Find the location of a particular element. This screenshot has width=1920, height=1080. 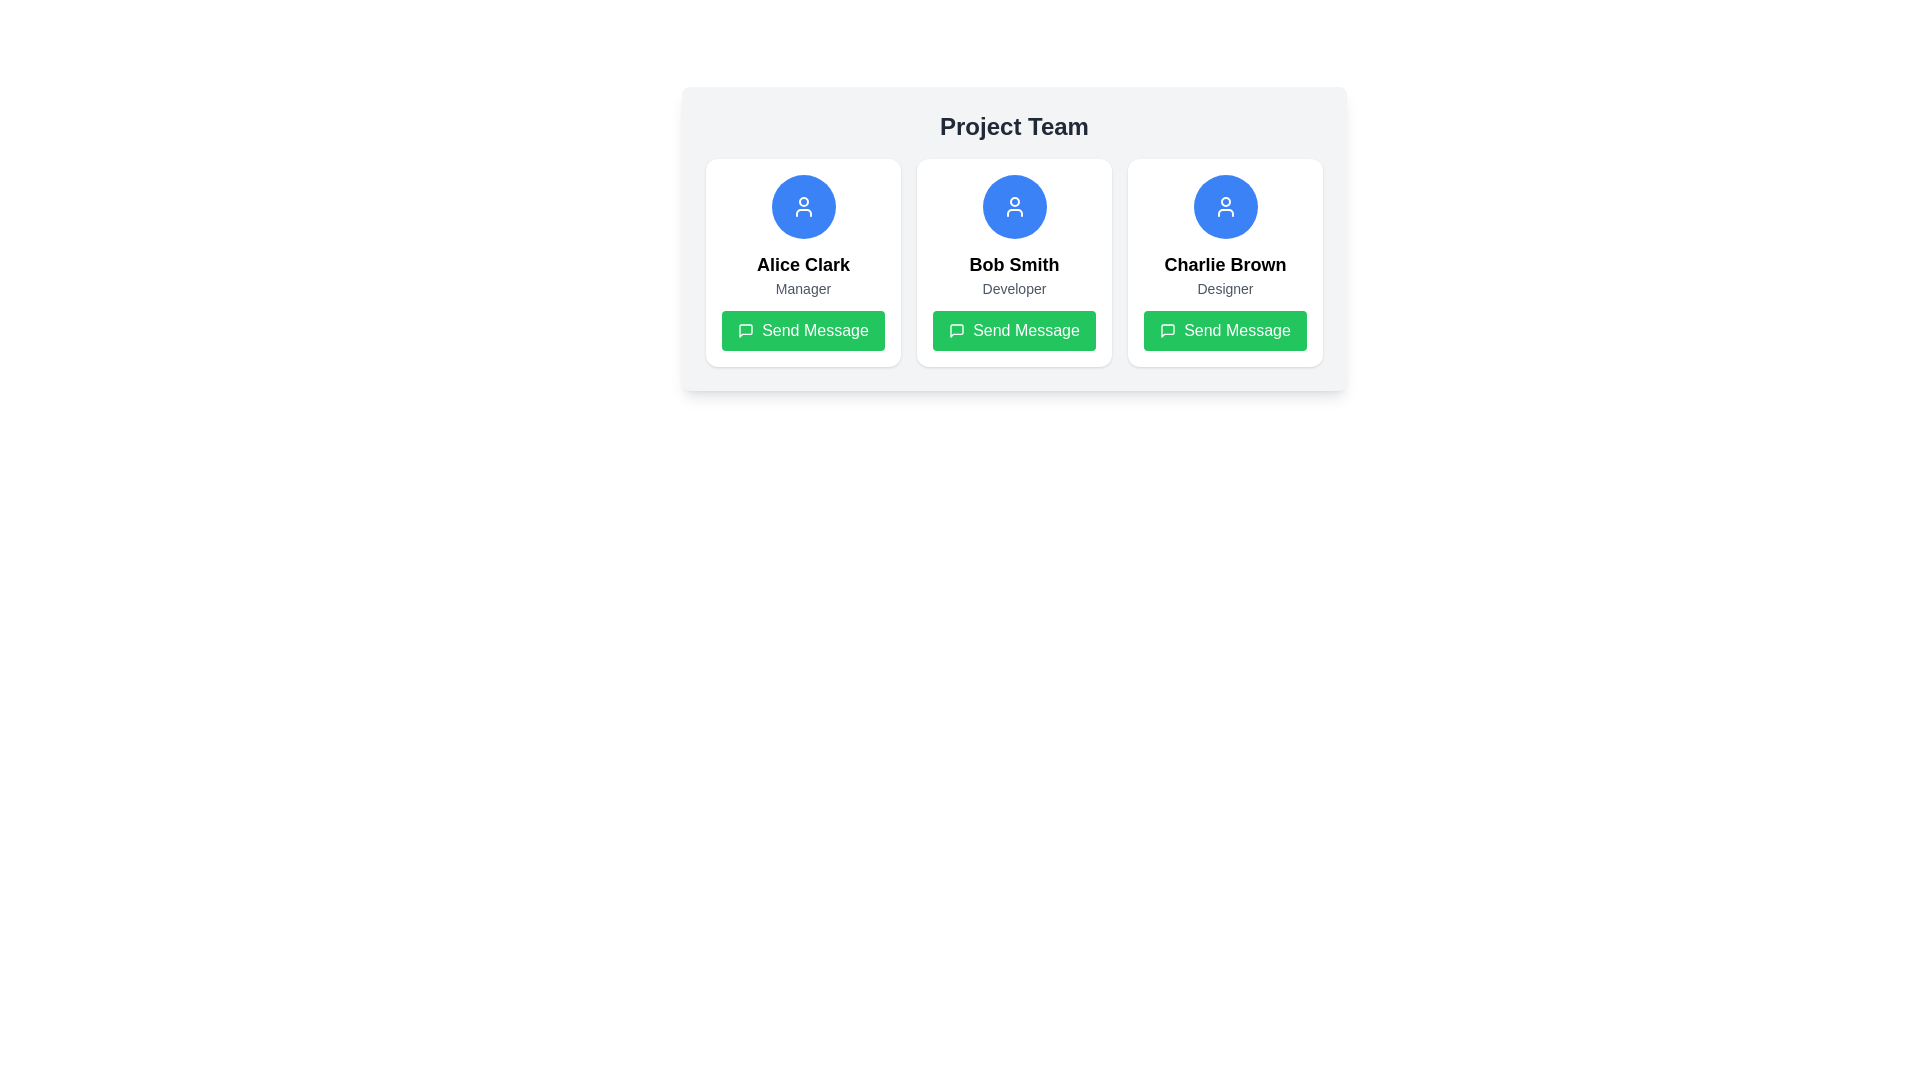

the Profile card representing a team member's profile, located in the 'Project Team' section, to trigger any hover effects is located at coordinates (1014, 238).